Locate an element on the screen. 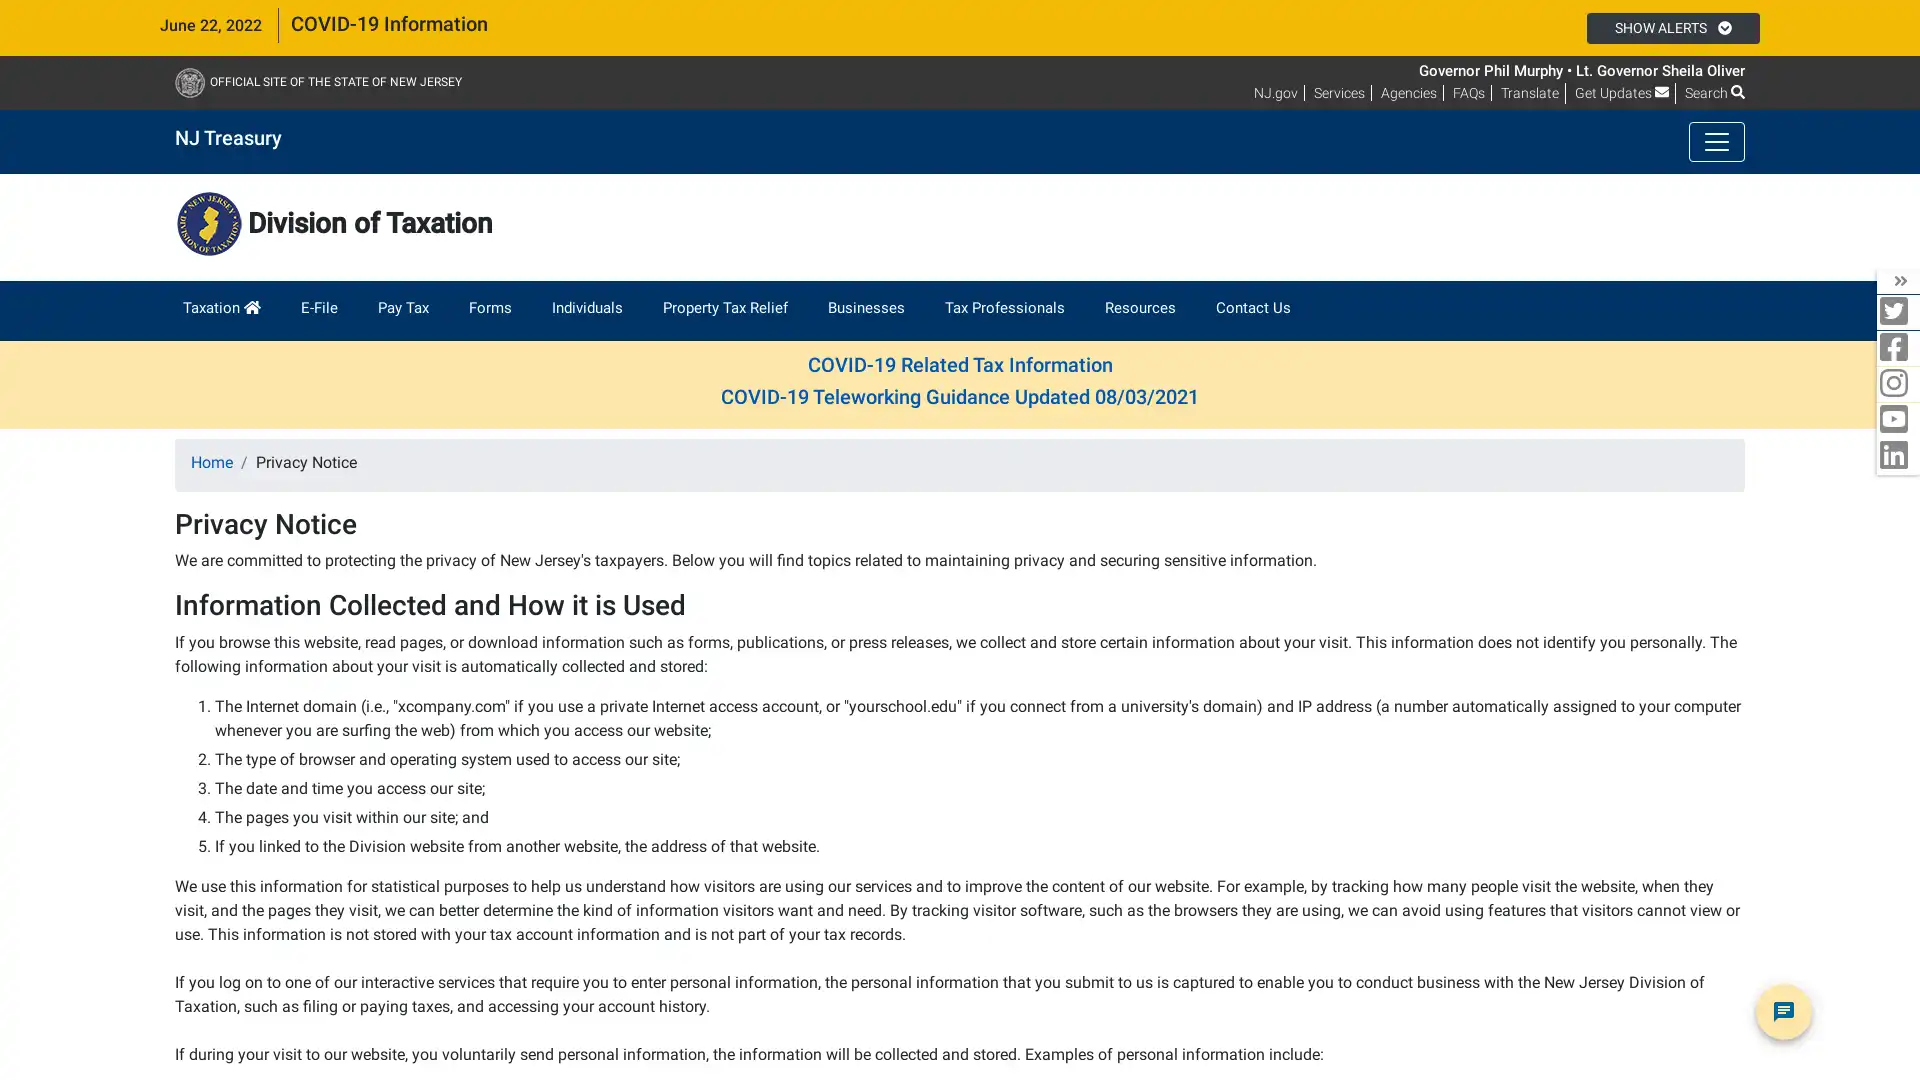 This screenshot has height=1080, width=1920. Toggle navigation is located at coordinates (1716, 141).